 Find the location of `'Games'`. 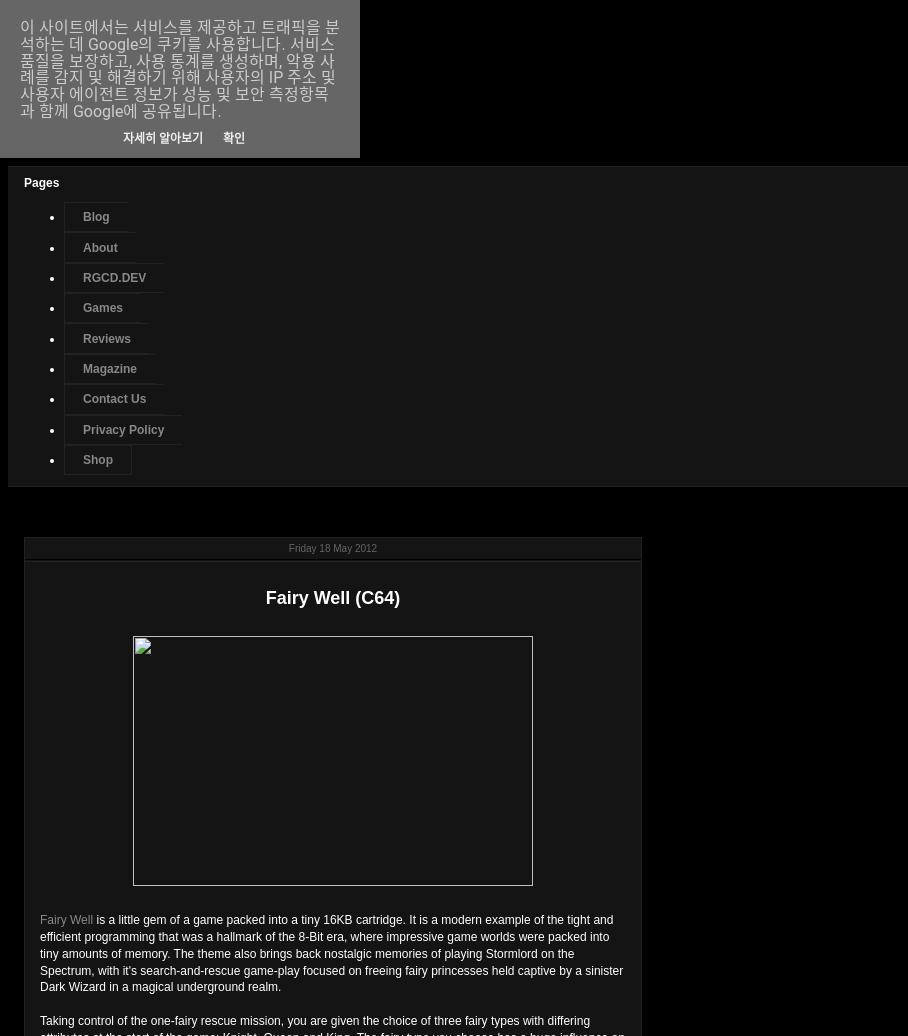

'Games' is located at coordinates (101, 308).